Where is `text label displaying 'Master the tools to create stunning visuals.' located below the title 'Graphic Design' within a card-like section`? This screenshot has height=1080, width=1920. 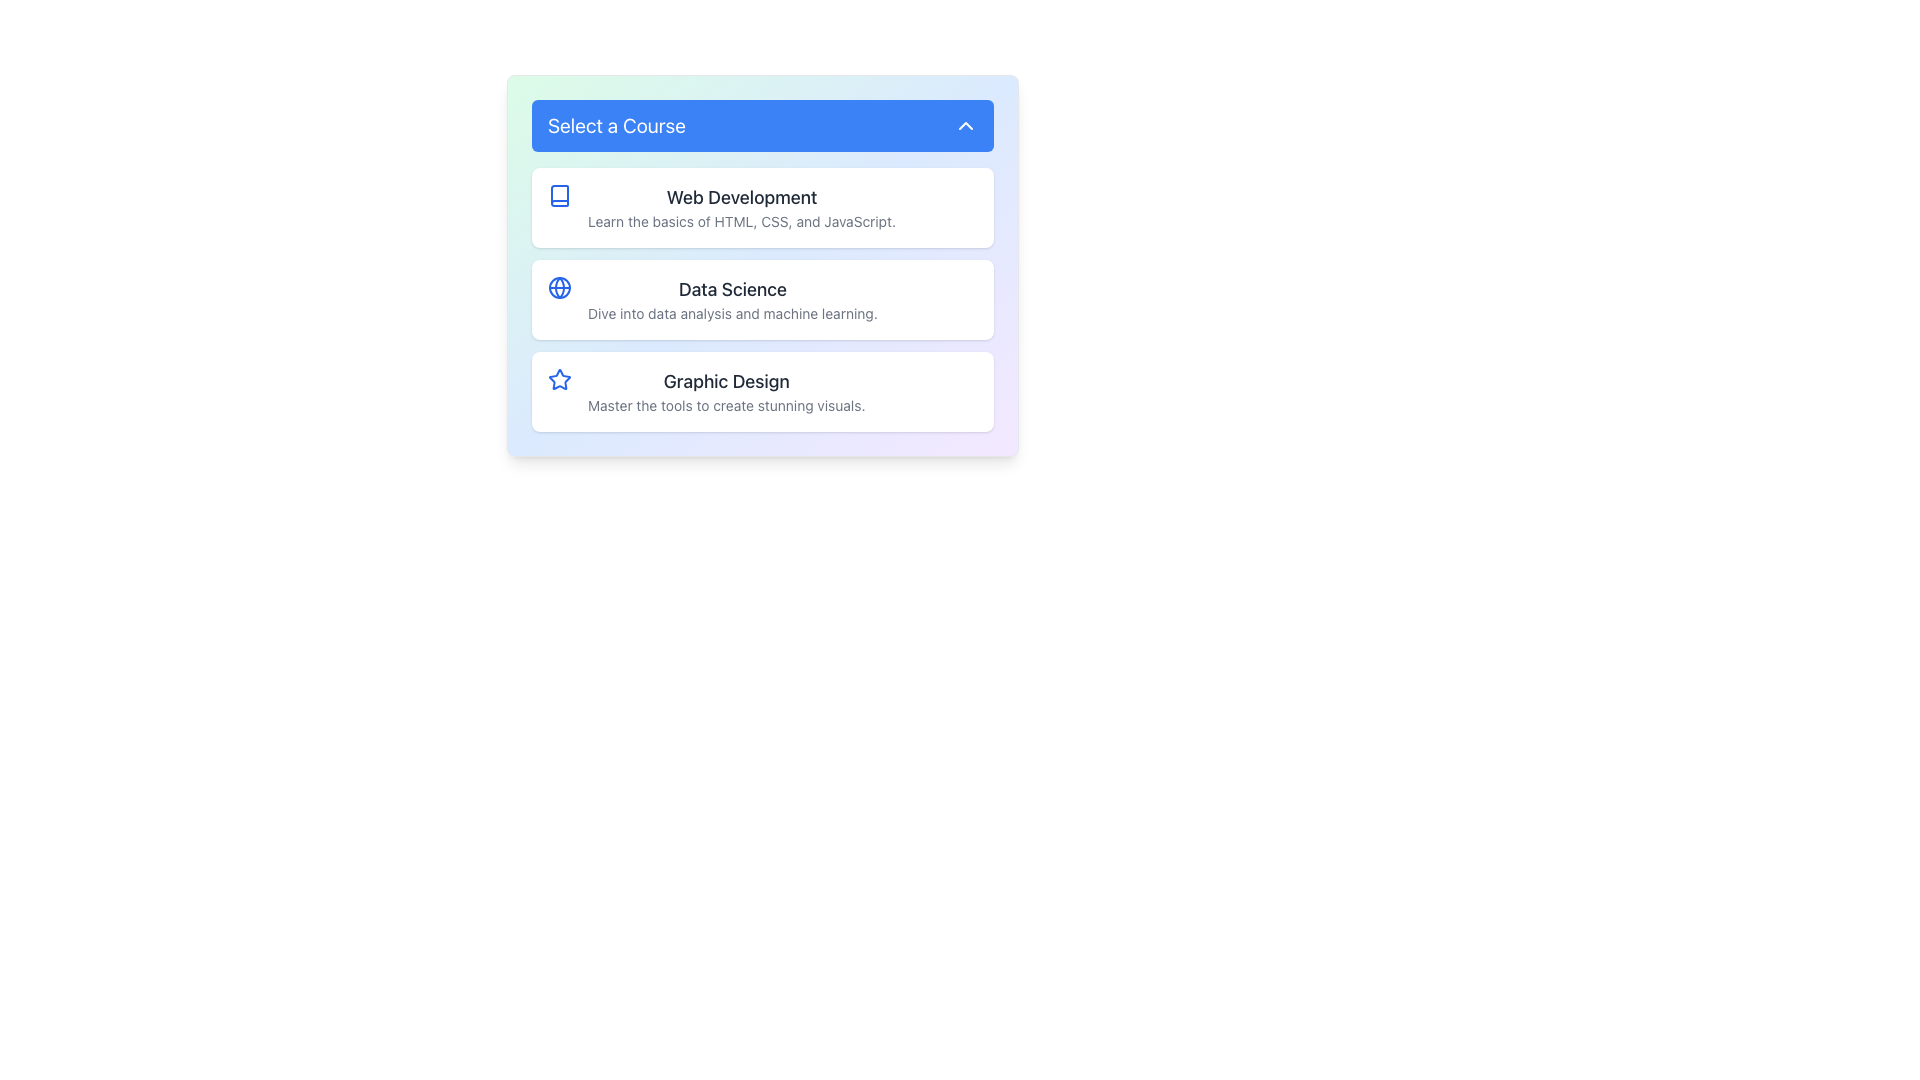
text label displaying 'Master the tools to create stunning visuals.' located below the title 'Graphic Design' within a card-like section is located at coordinates (725, 405).